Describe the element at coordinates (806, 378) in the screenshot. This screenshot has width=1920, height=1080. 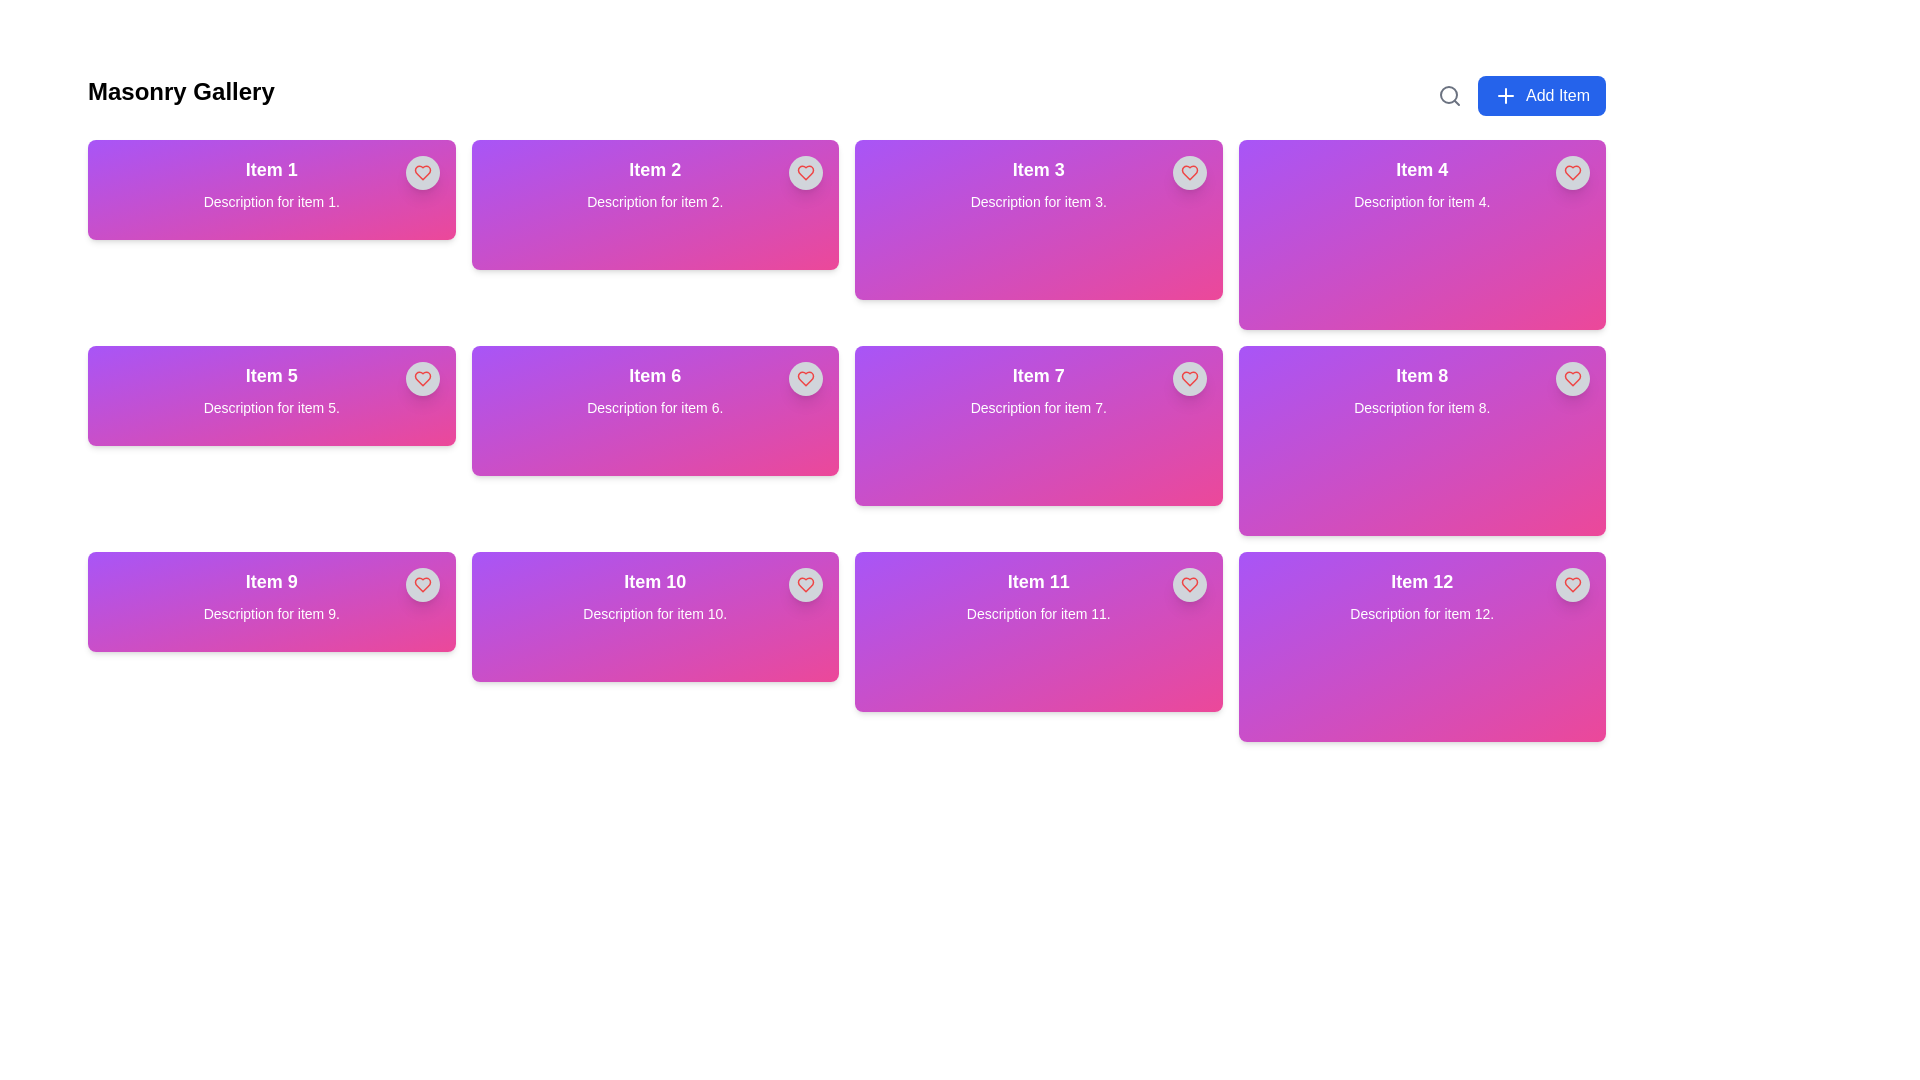
I see `the heart icon located at the top-right corner of the card labeled 'Item 6'` at that location.